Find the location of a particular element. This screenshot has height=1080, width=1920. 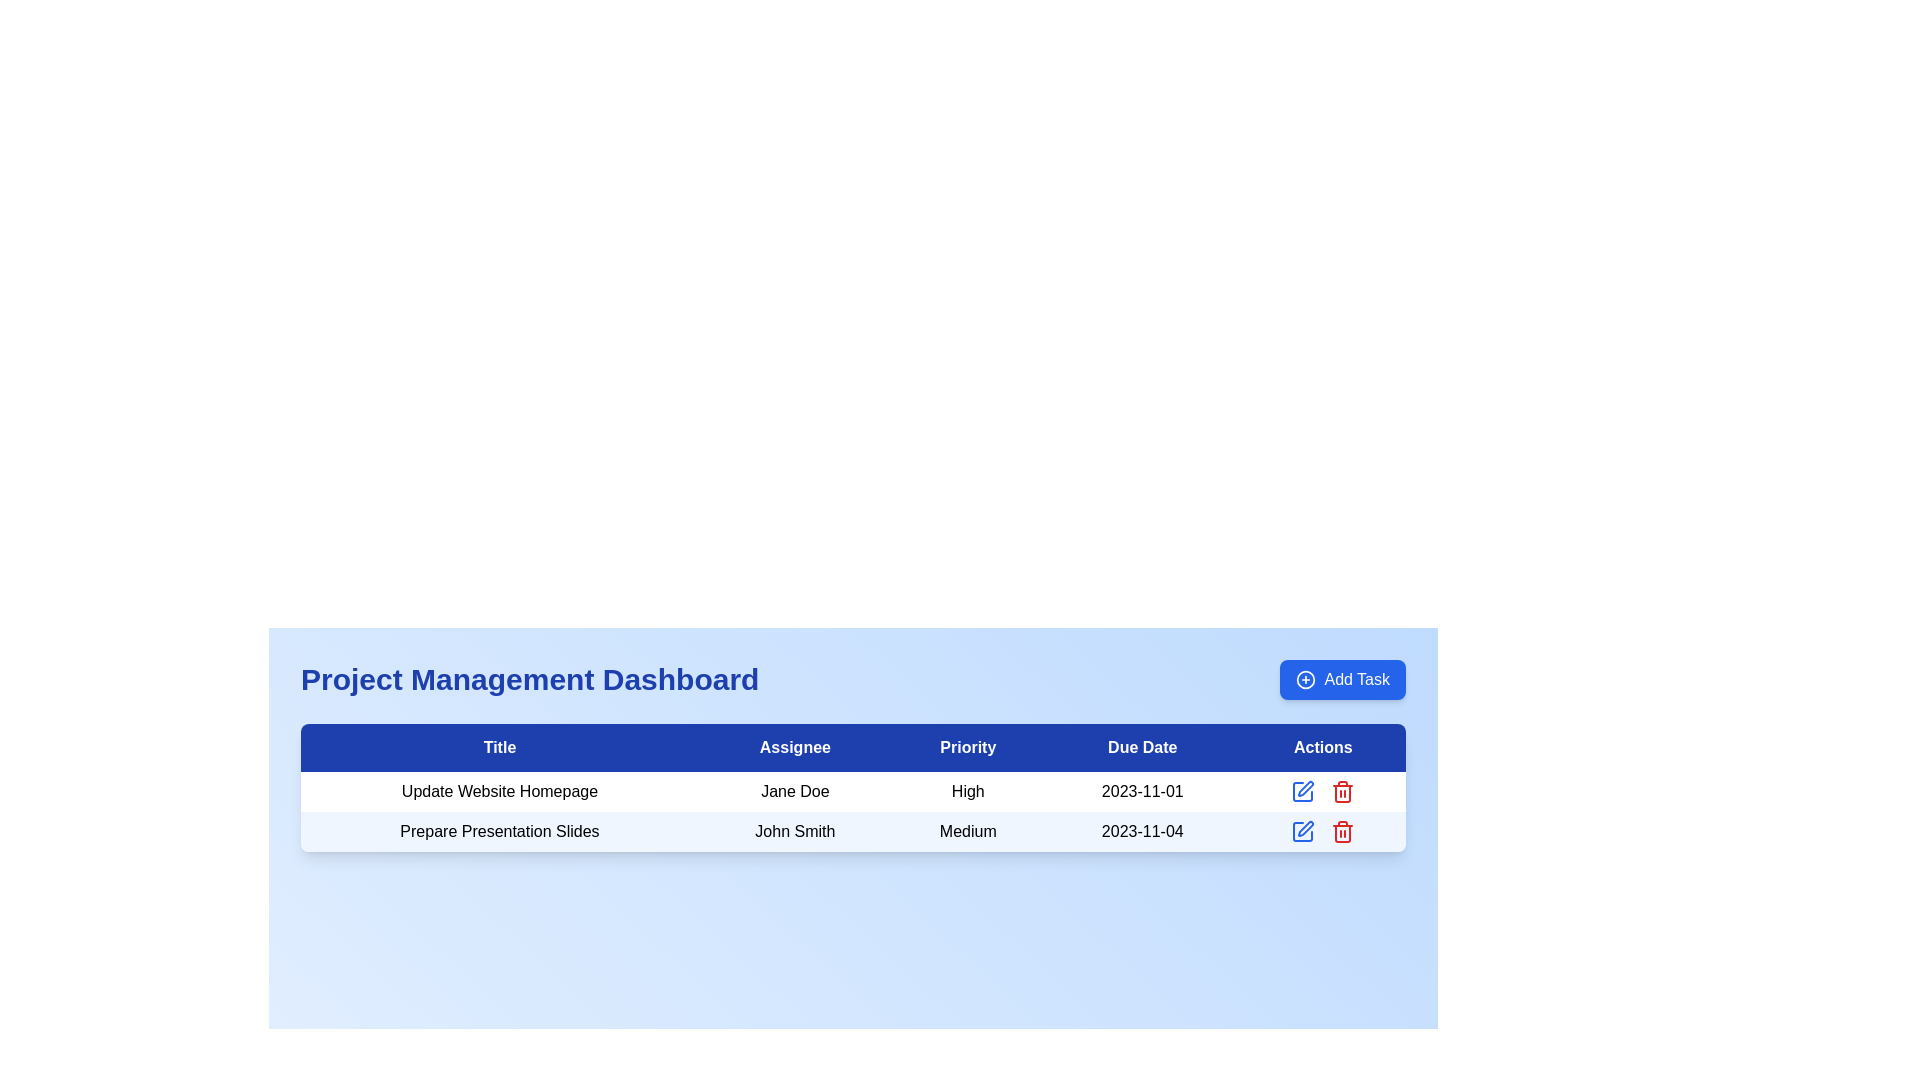

the edit icon button for the task 'Prepare Presentation Slides' located in the second row of the 'Actions' column is located at coordinates (1303, 832).